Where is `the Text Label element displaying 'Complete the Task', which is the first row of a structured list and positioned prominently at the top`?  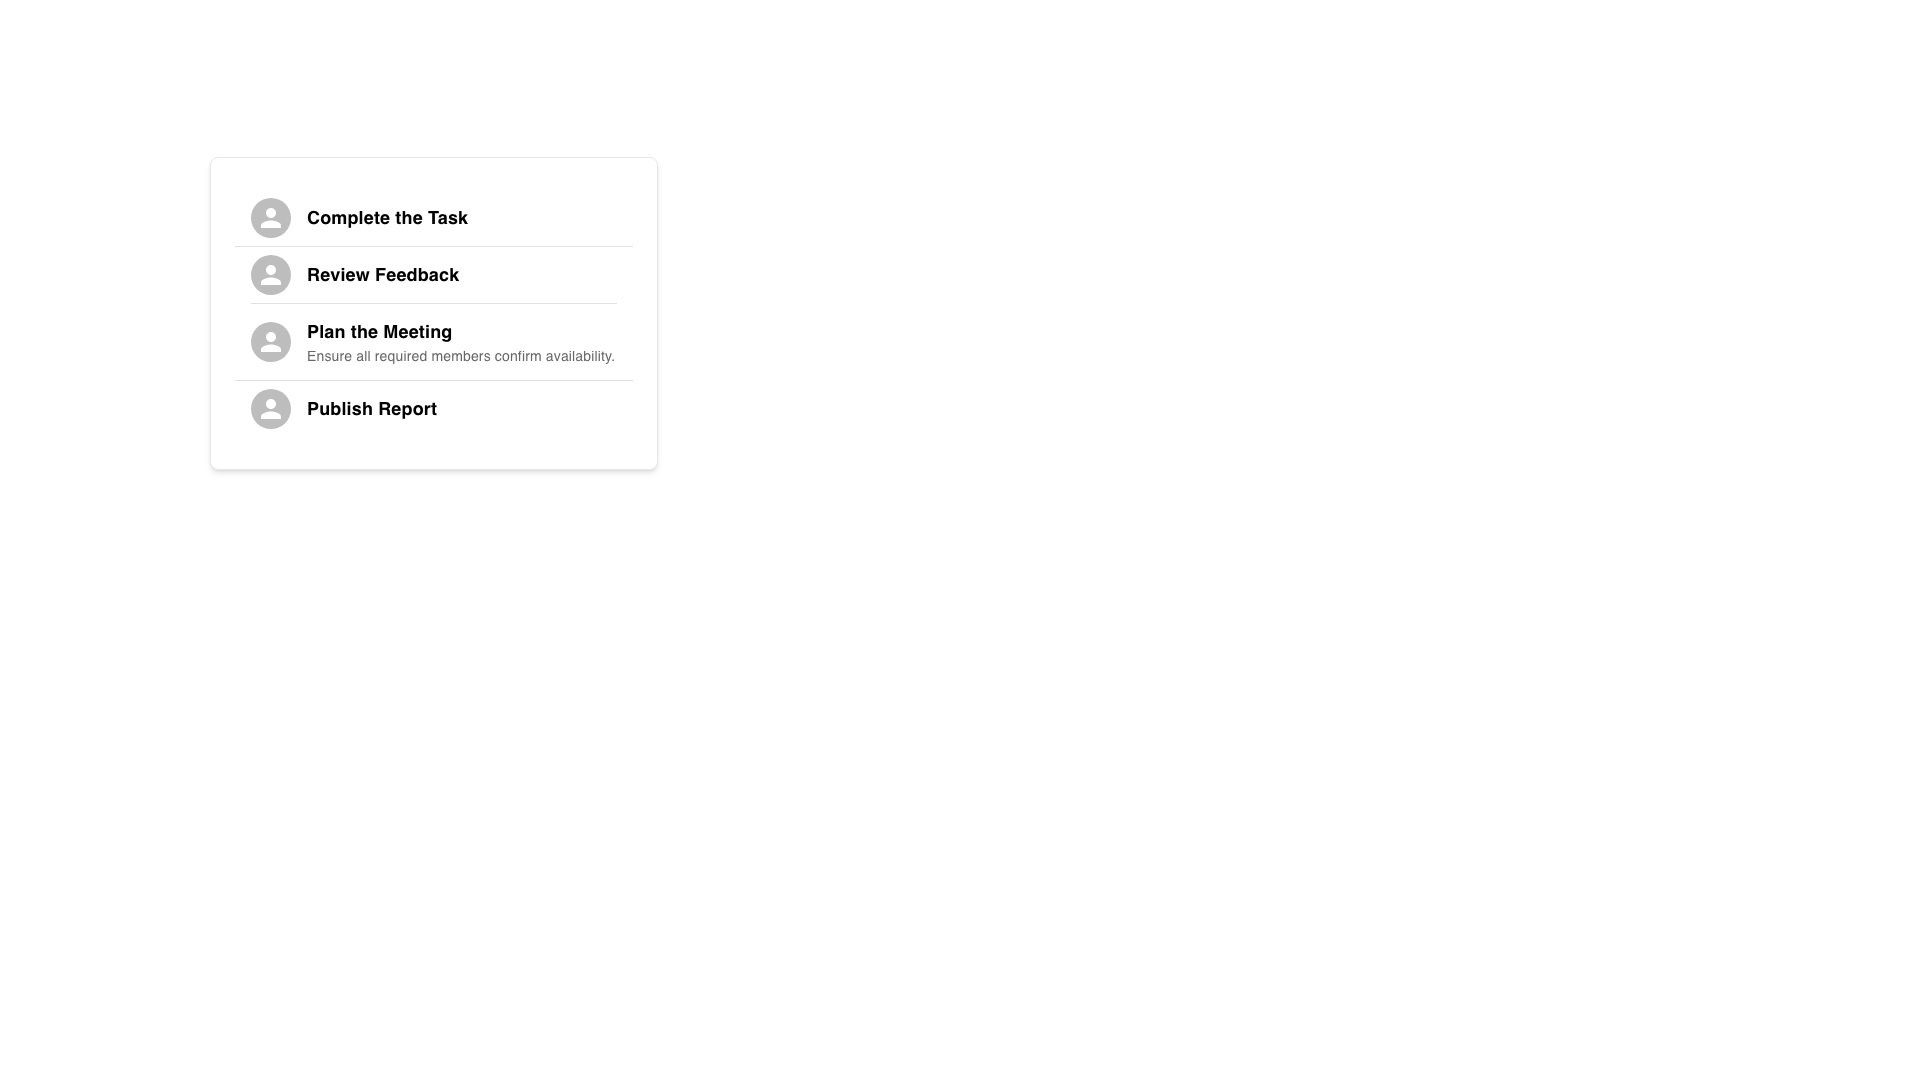
the Text Label element displaying 'Complete the Task', which is the first row of a structured list and positioned prominently at the top is located at coordinates (387, 217).